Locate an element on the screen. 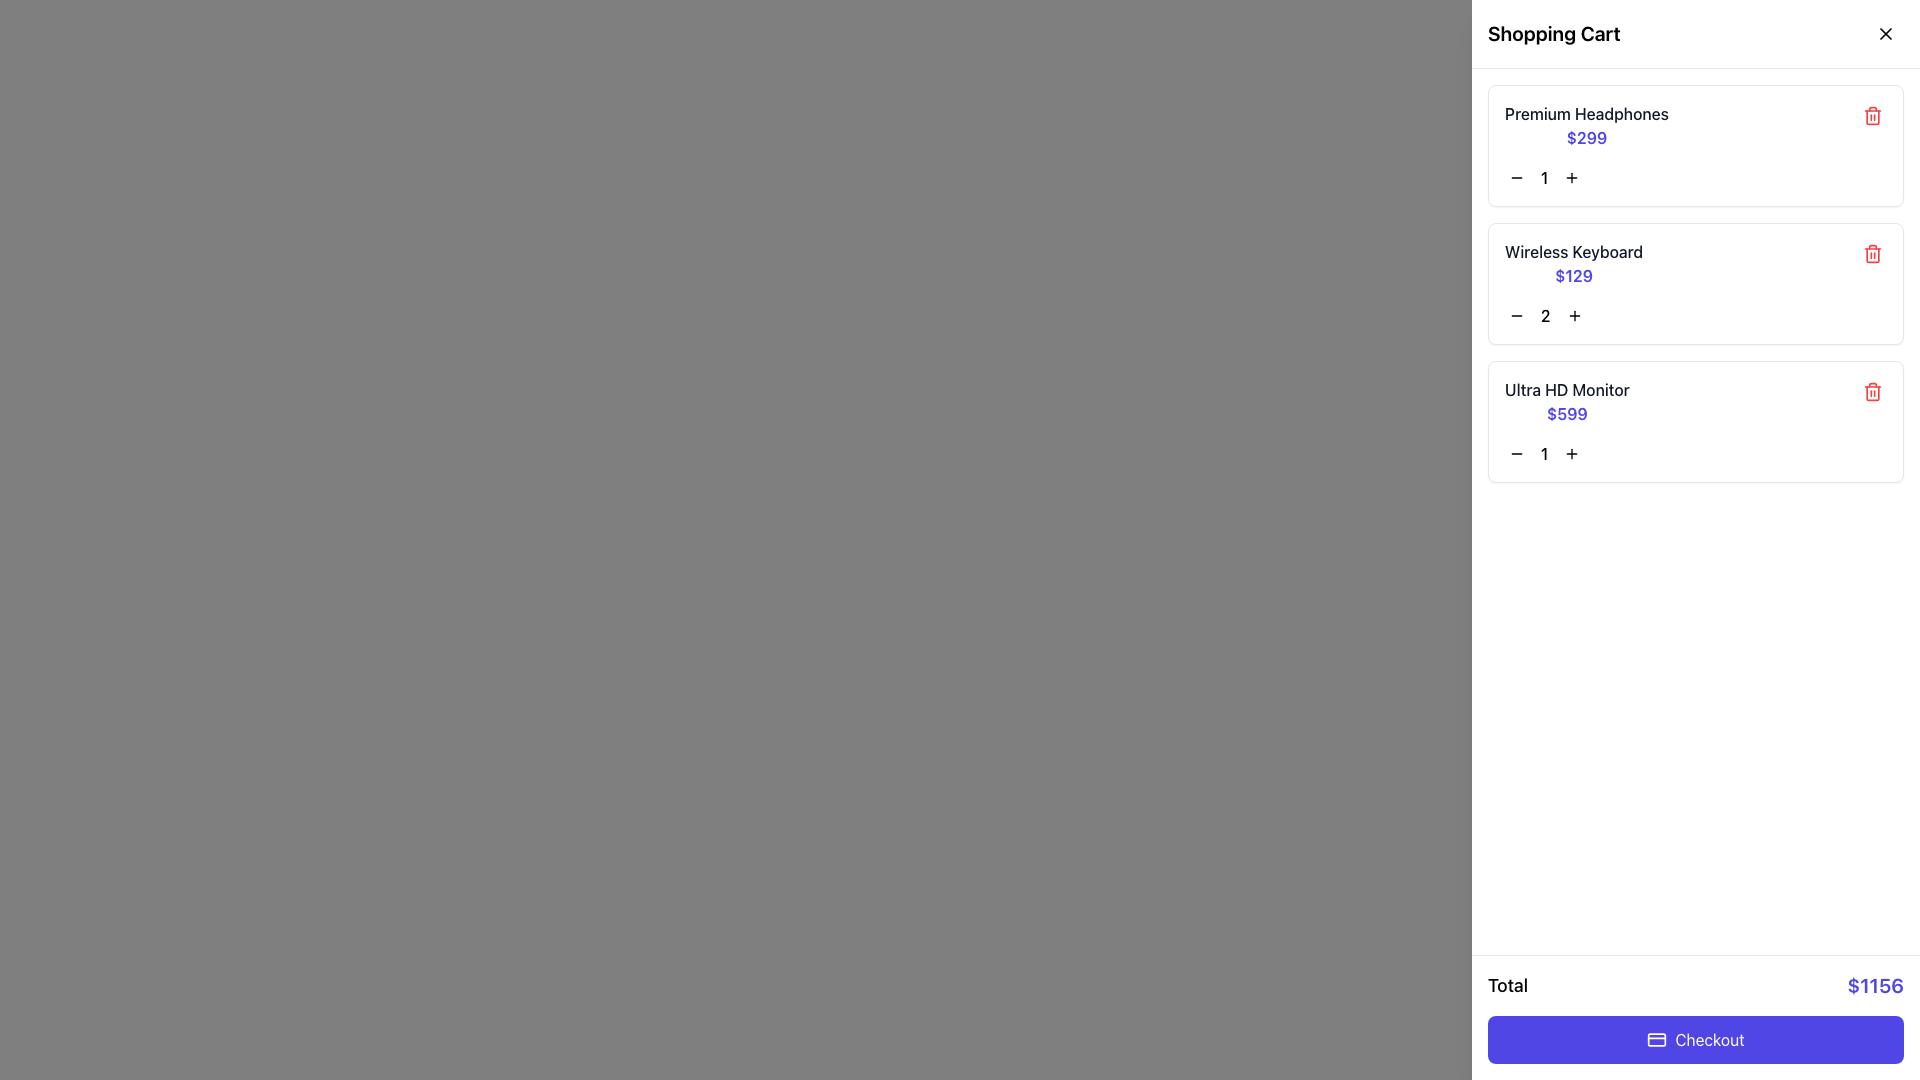 Image resolution: width=1920 pixels, height=1080 pixels. the Shopping cart item widget displaying 'Ultra HD Monitor' with price '$599', located in the third position of the Shopping Cart section is located at coordinates (1694, 420).